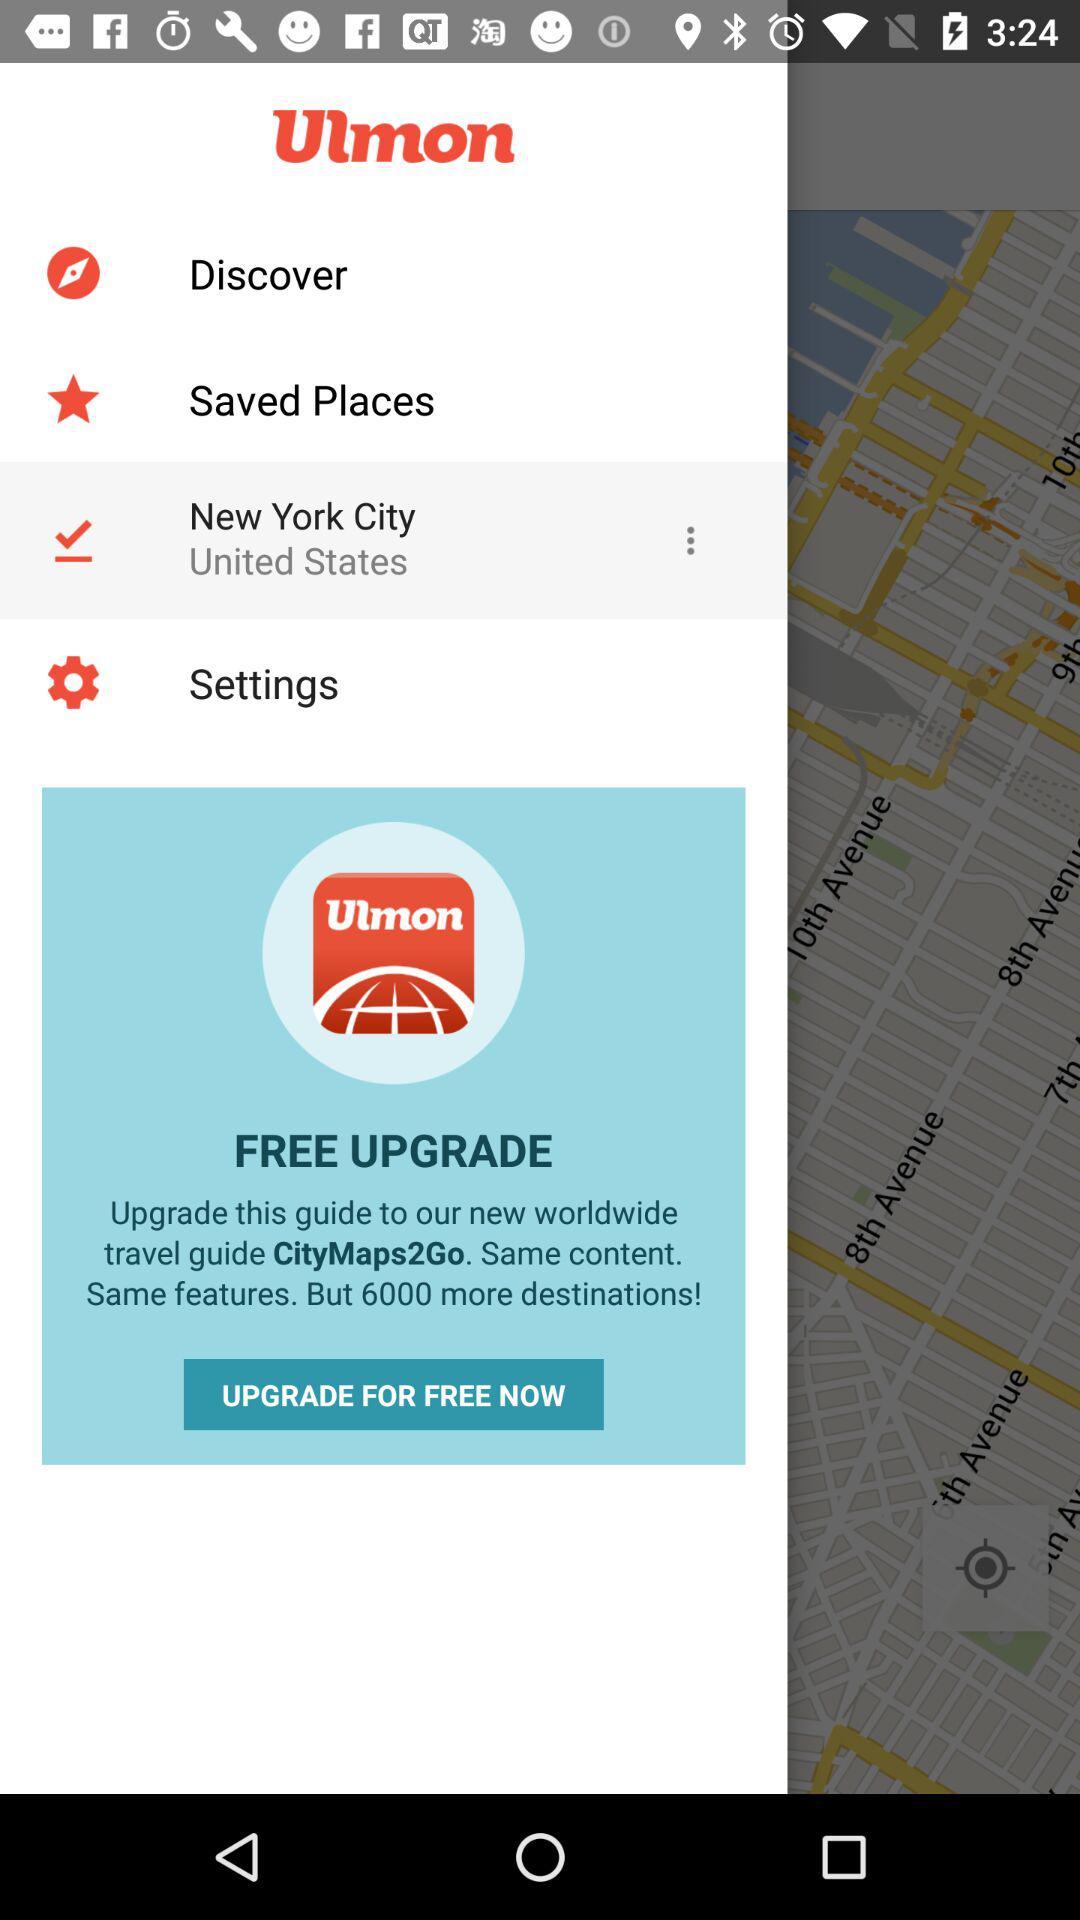  What do you see at coordinates (984, 1567) in the screenshot?
I see `the location_crosshair icon` at bounding box center [984, 1567].